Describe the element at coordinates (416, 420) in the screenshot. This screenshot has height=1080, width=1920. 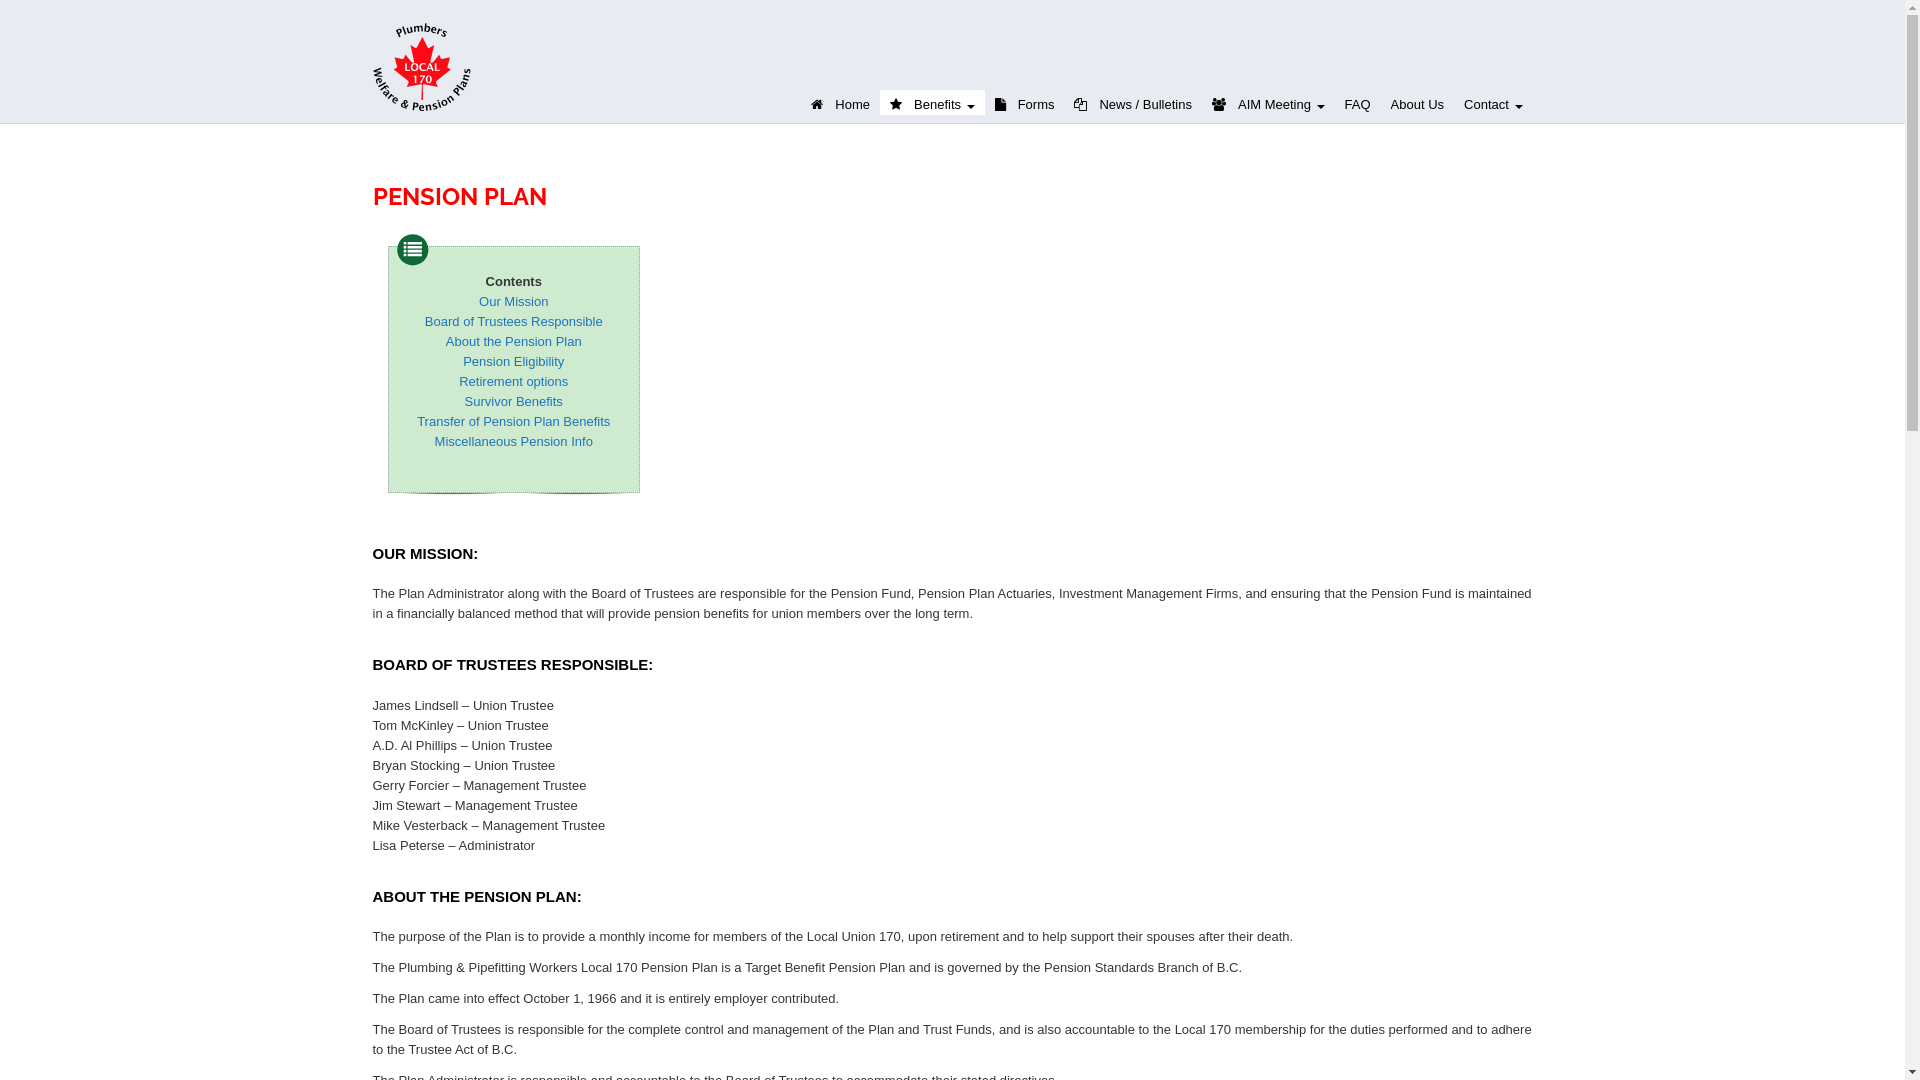
I see `'Transfer of Pension Plan Benefits'` at that location.